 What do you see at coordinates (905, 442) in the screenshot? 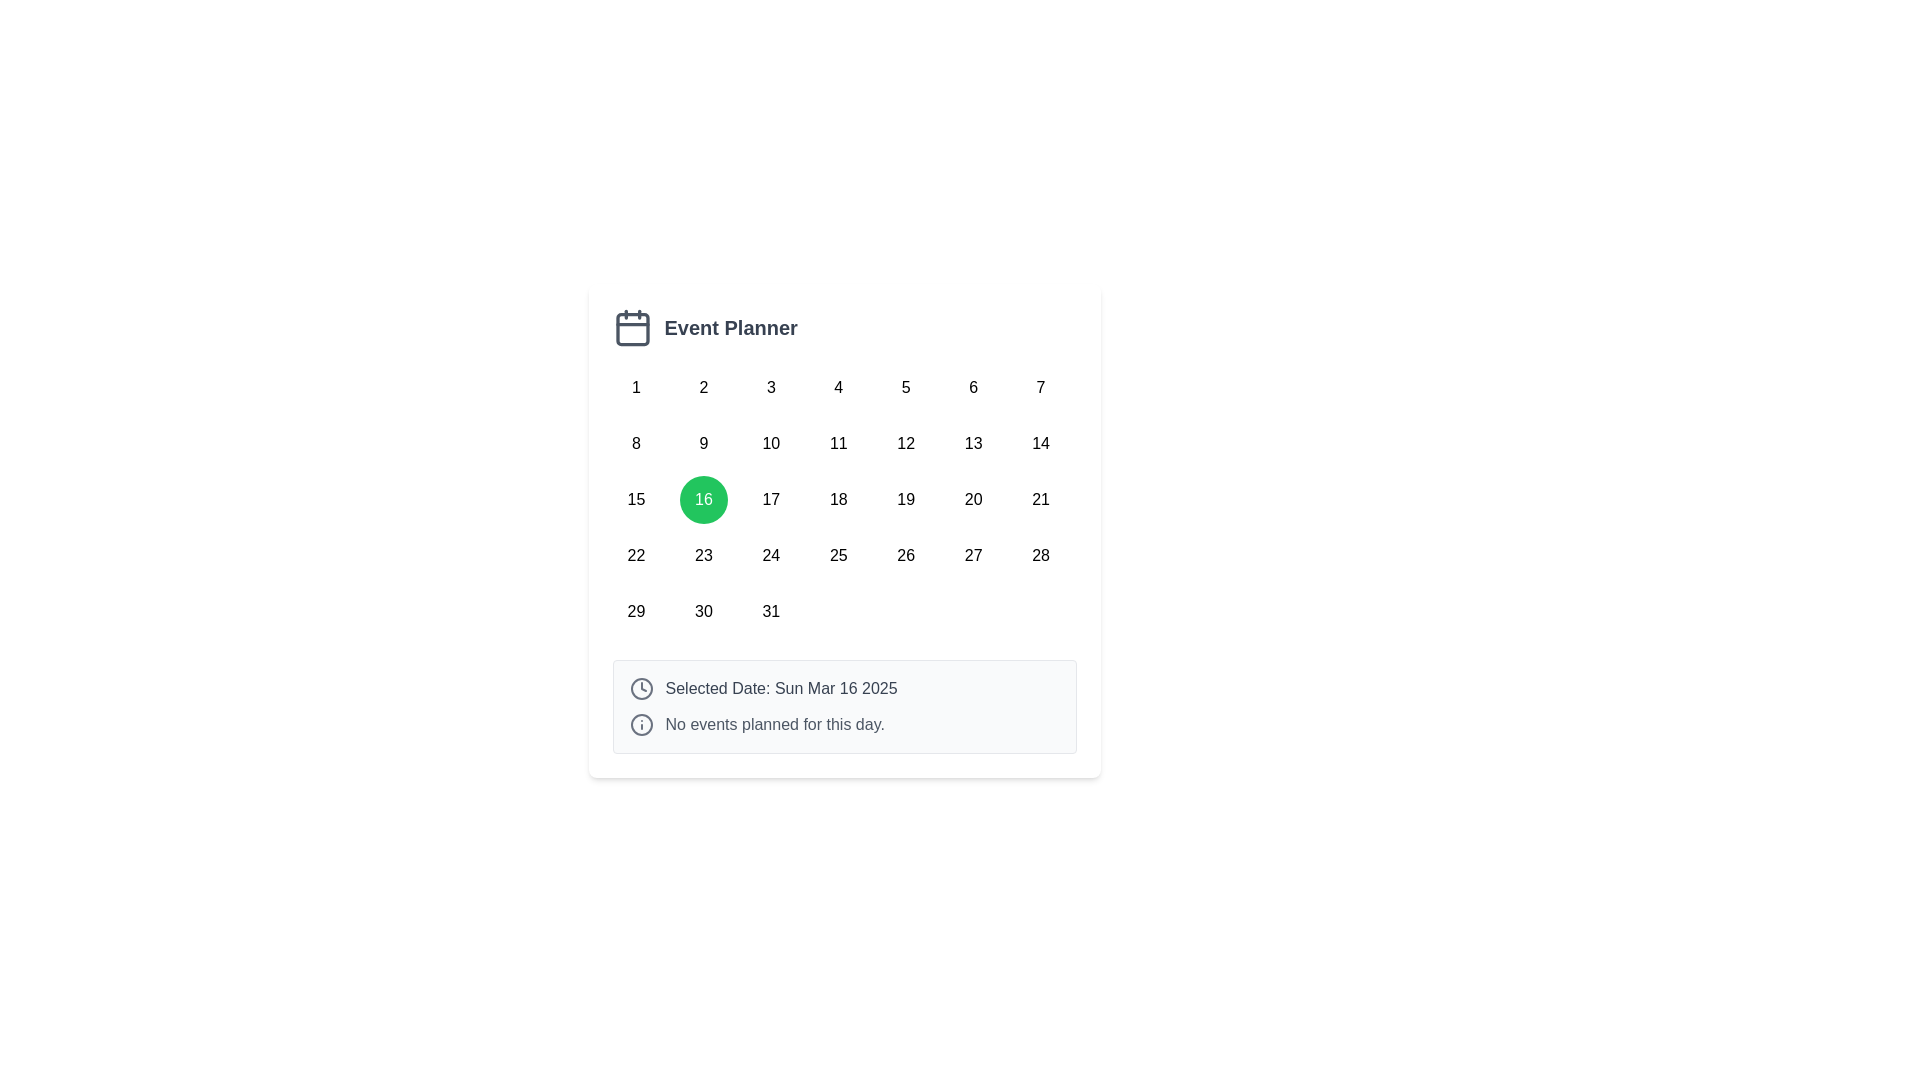
I see `the button representing the 12th day in the calendar interface` at bounding box center [905, 442].